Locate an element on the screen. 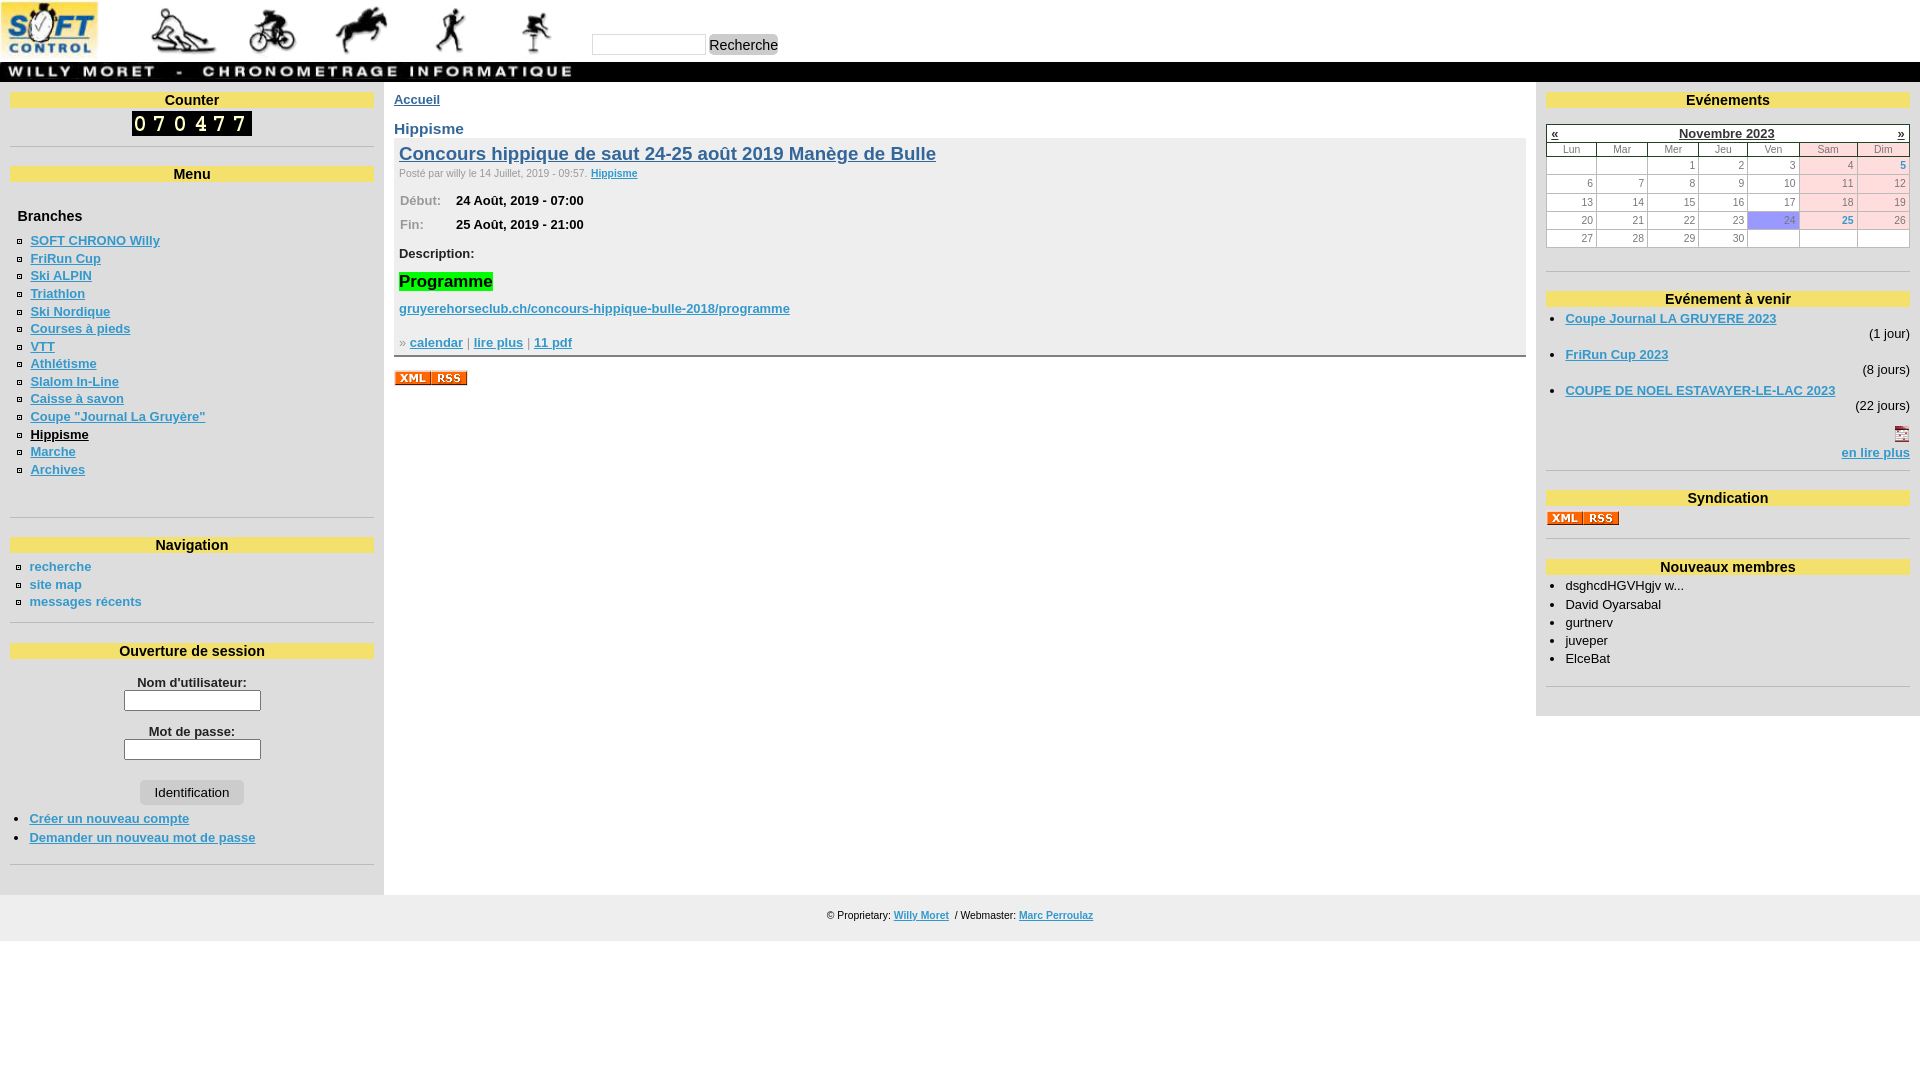 Image resolution: width=1920 pixels, height=1080 pixels. 'calendar' is located at coordinates (435, 341).